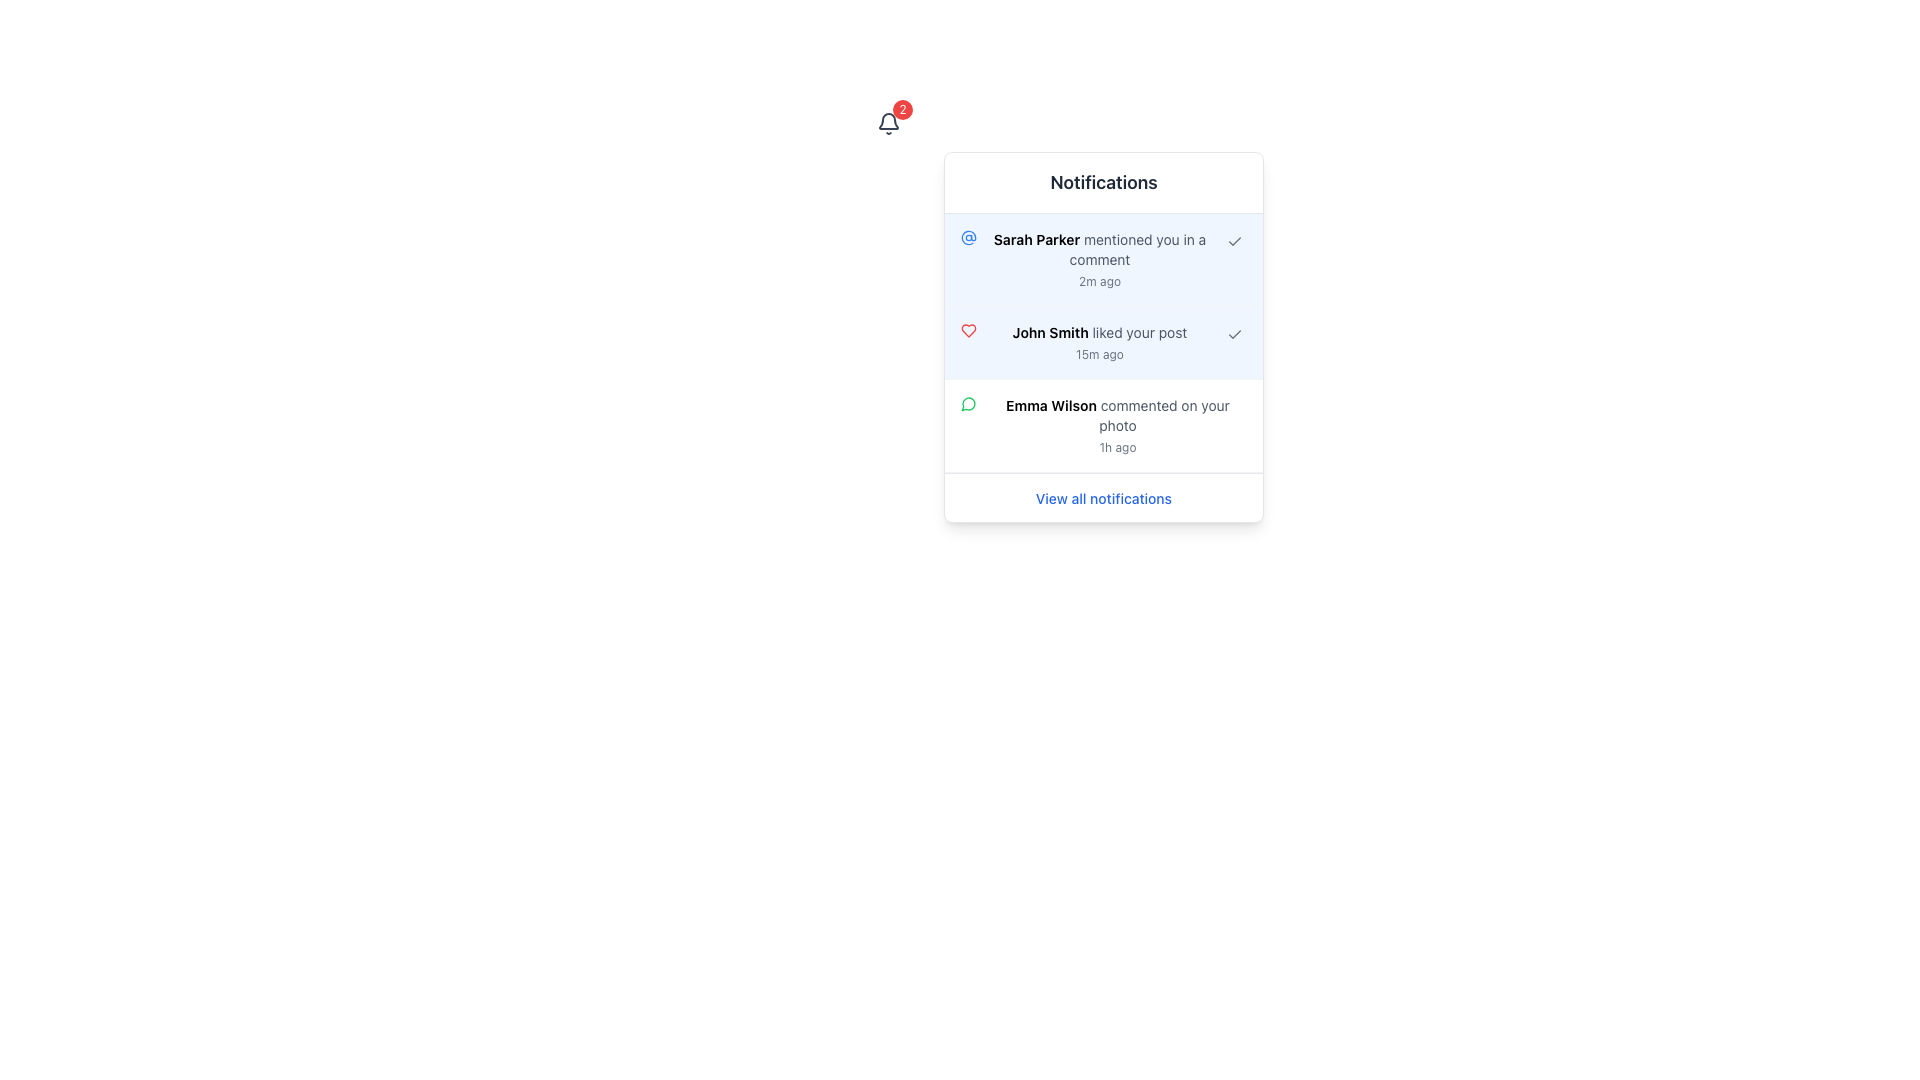  What do you see at coordinates (1117, 415) in the screenshot?
I see `the text label that informs the user about an activity, specifically indicating 'Emma Wilson' commenting on their photo, located in the Notifications panel` at bounding box center [1117, 415].